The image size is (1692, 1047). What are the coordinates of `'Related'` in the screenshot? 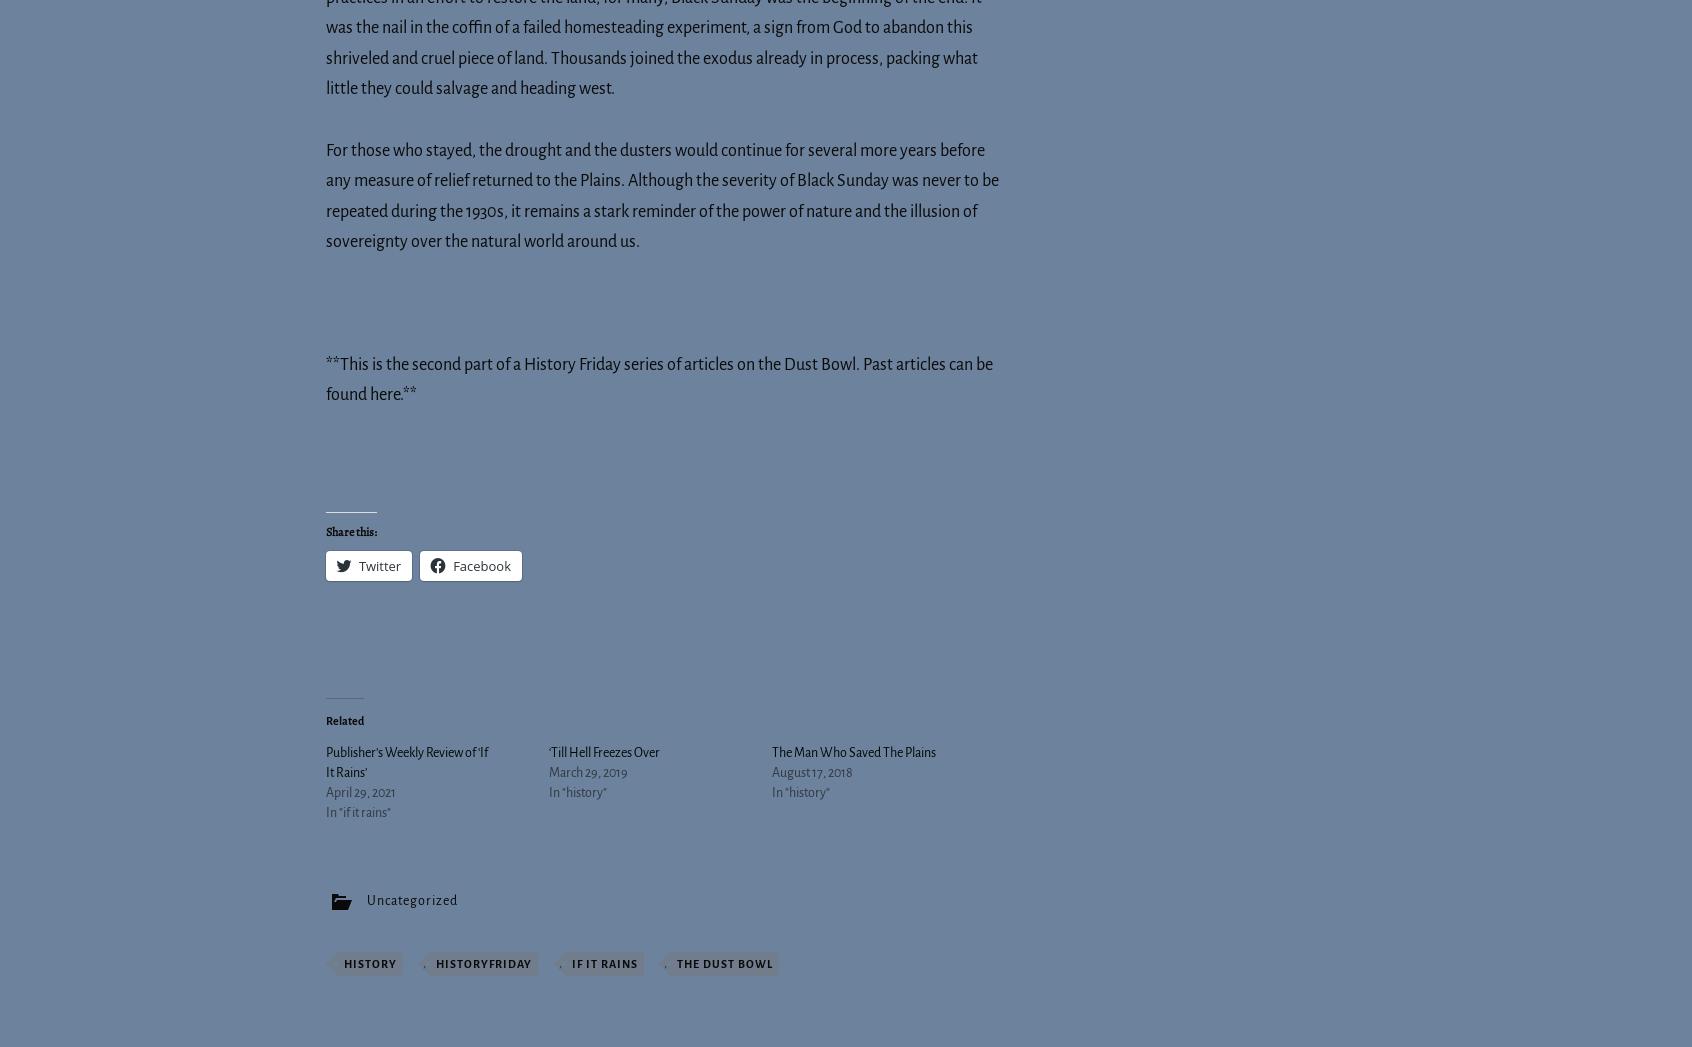 It's located at (343, 720).